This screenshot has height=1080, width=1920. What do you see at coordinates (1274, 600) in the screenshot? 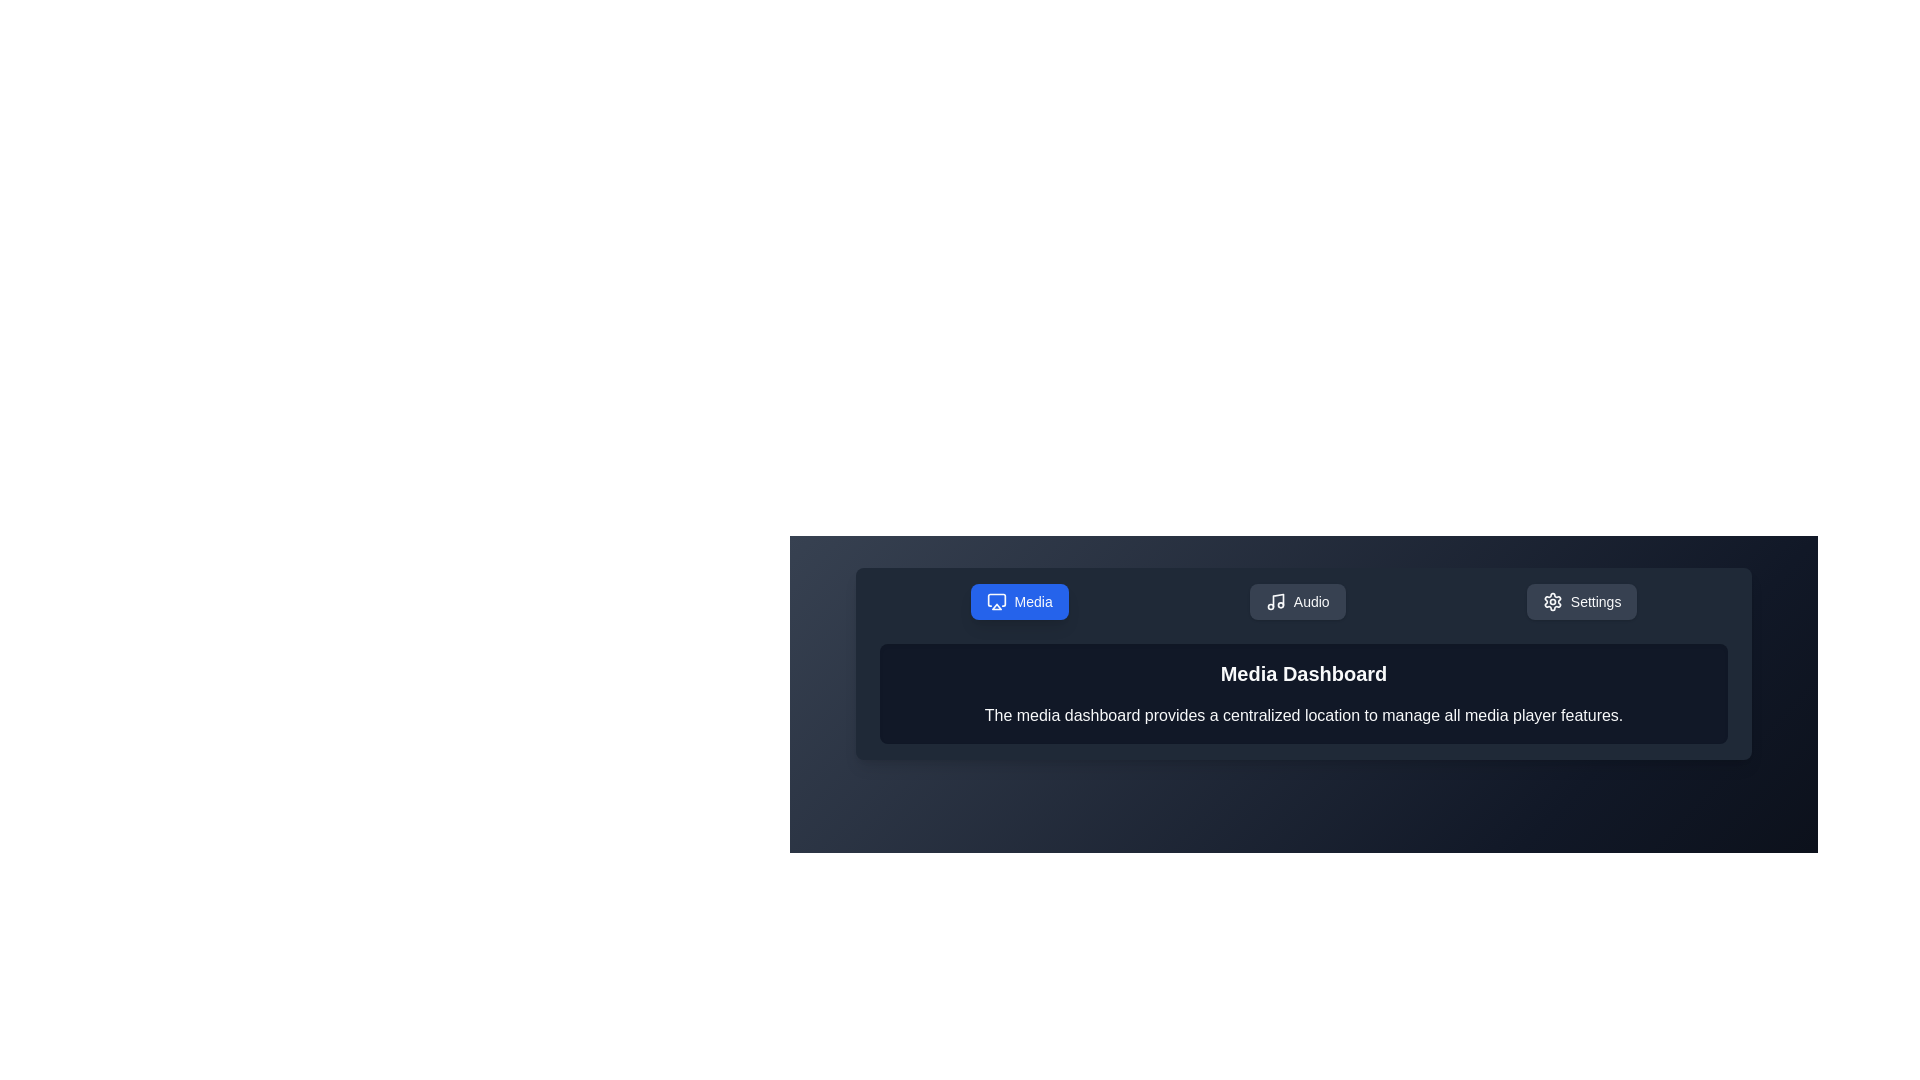
I see `the audio-related icon, which is the leftmost subcomponent of the 'Audio' button located centrally at the top of the interface` at bounding box center [1274, 600].